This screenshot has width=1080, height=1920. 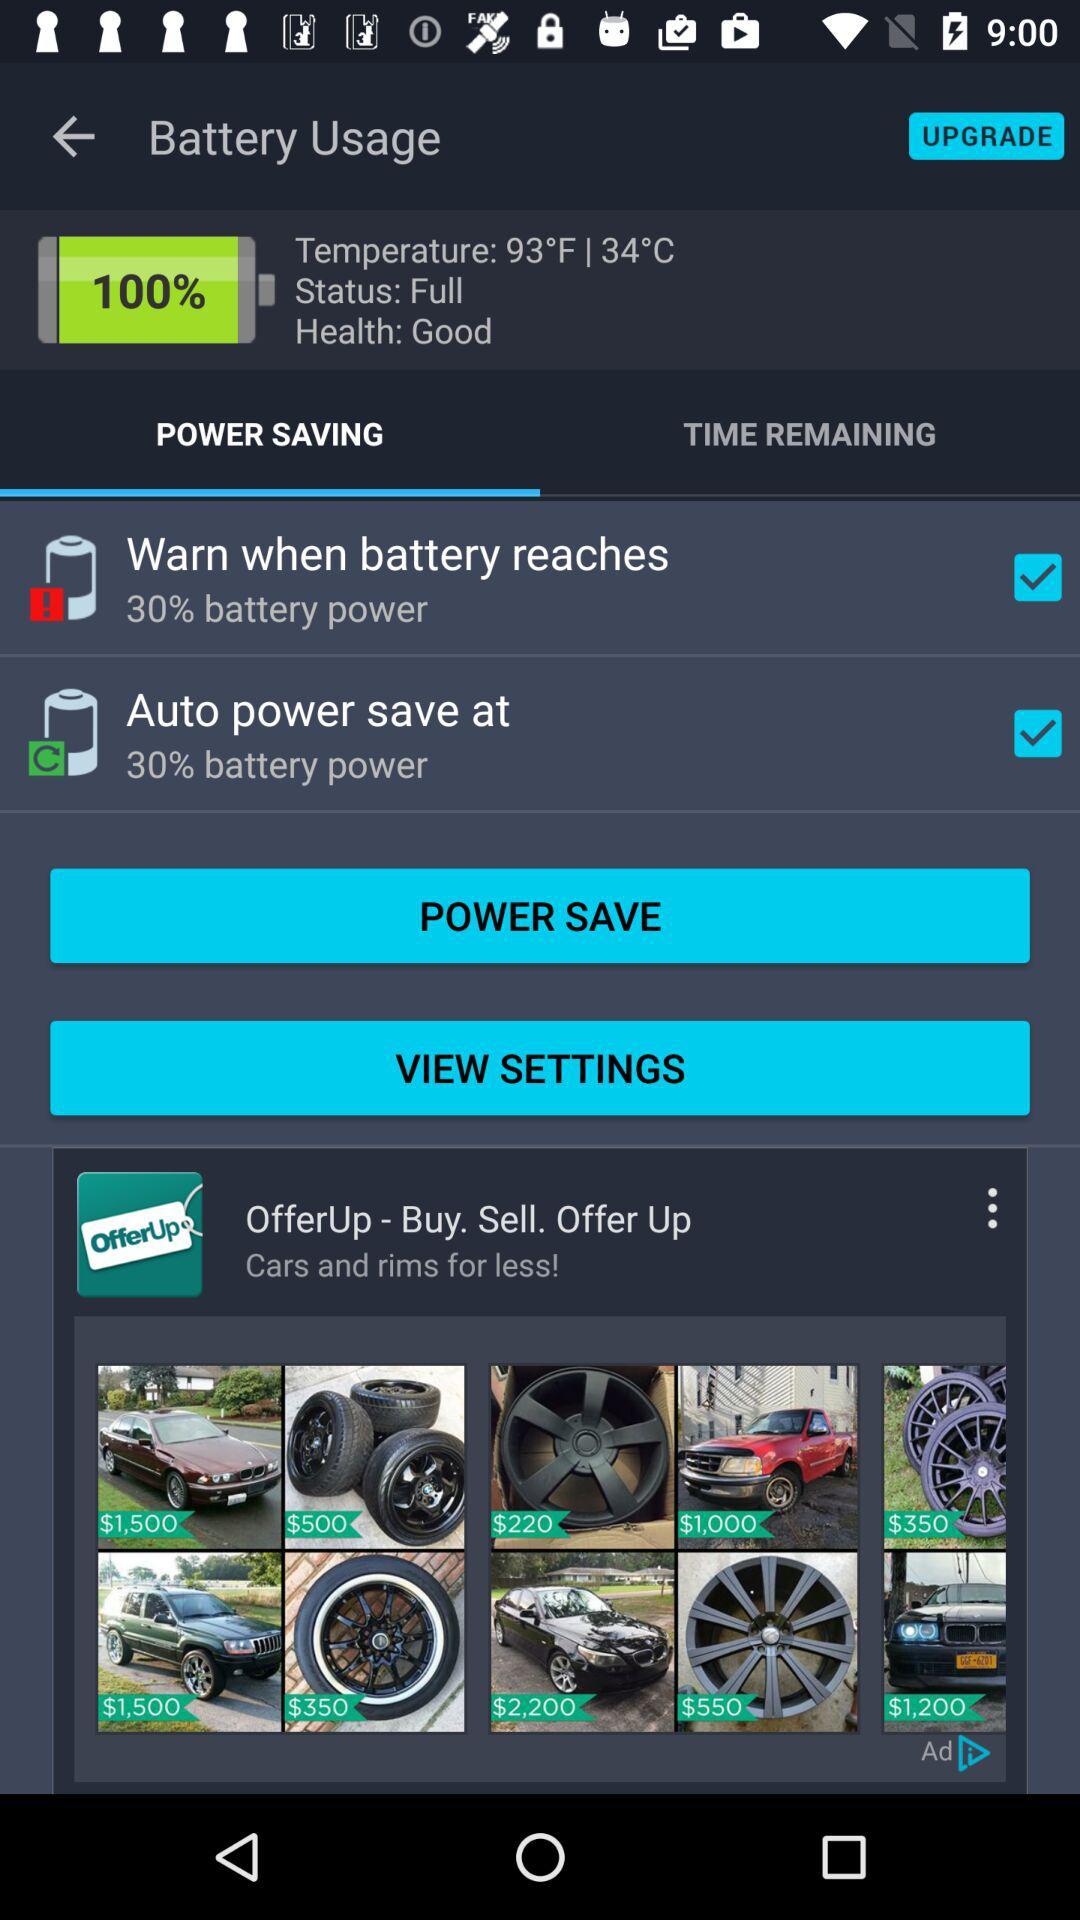 I want to click on power saving item, so click(x=270, y=432).